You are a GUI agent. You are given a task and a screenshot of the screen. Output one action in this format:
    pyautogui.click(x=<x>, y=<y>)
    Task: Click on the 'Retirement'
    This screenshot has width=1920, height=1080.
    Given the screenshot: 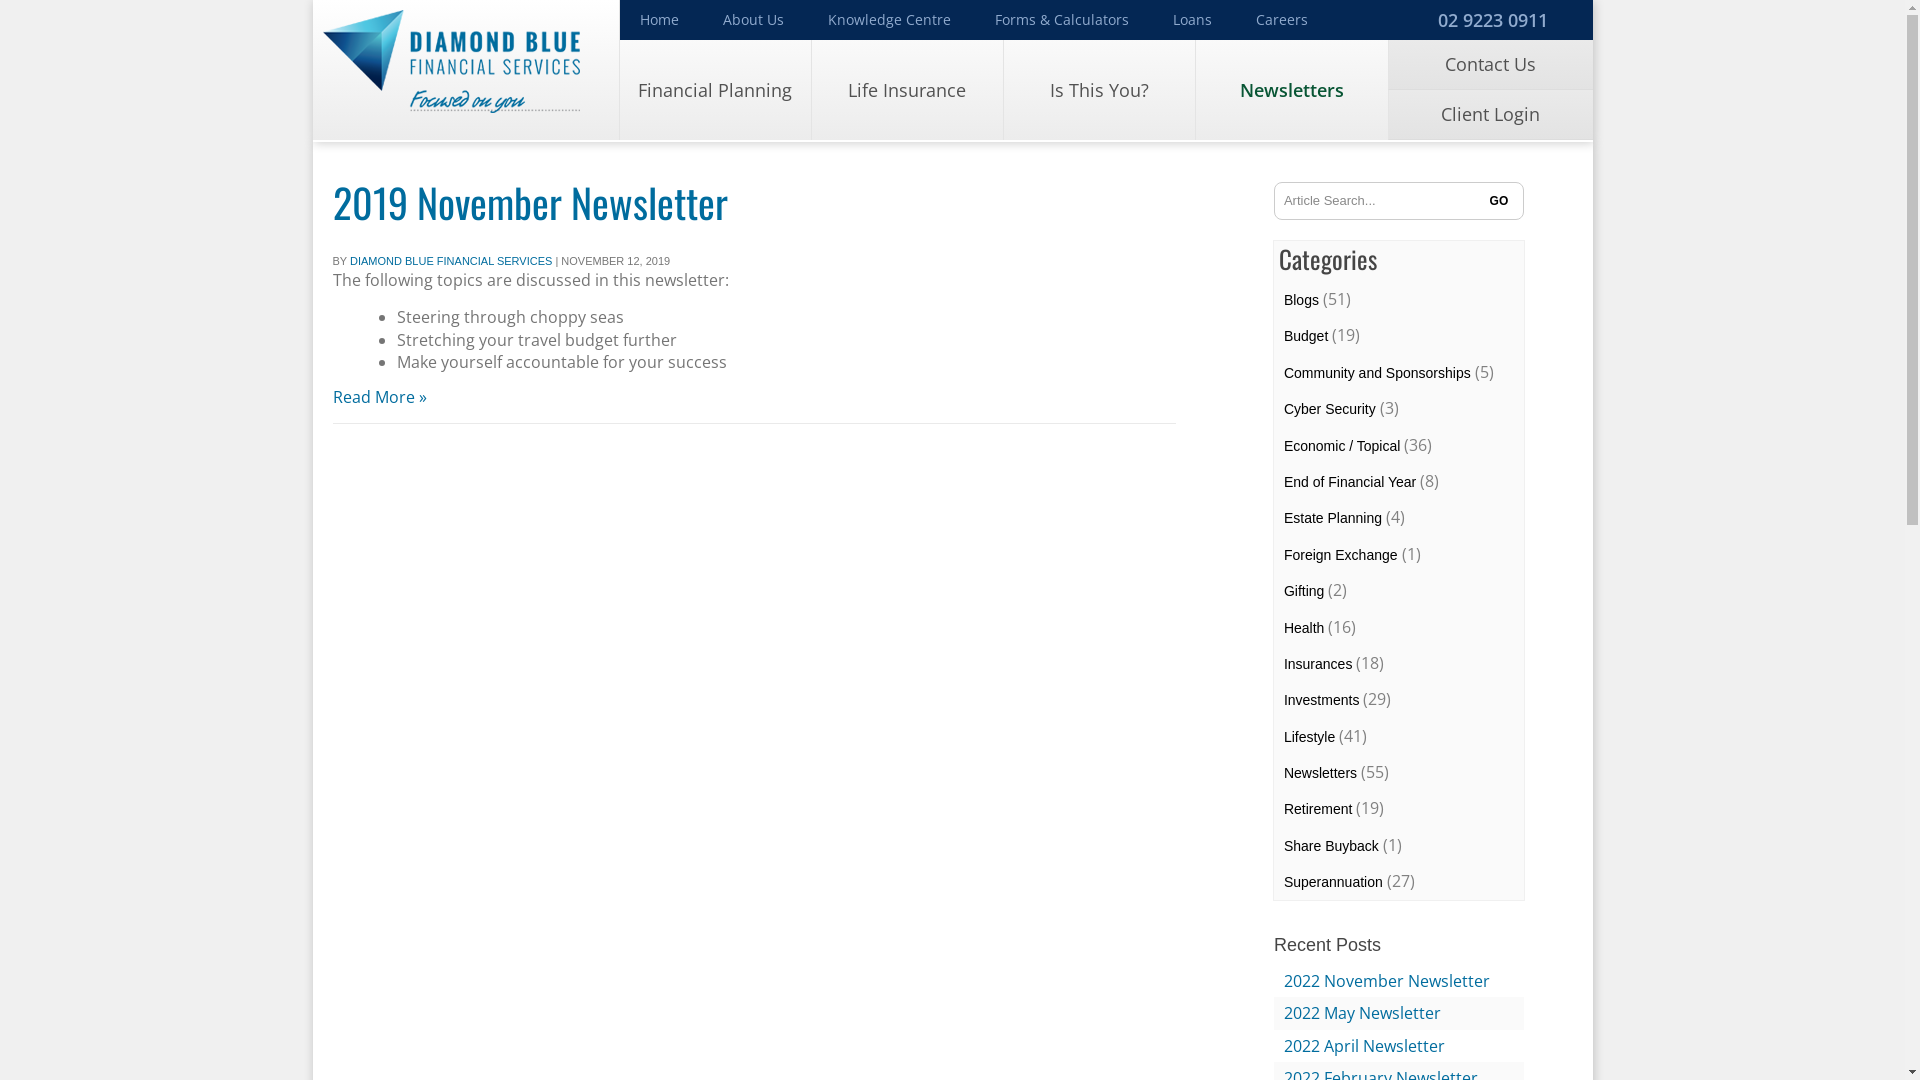 What is the action you would take?
    pyautogui.click(x=1318, y=808)
    